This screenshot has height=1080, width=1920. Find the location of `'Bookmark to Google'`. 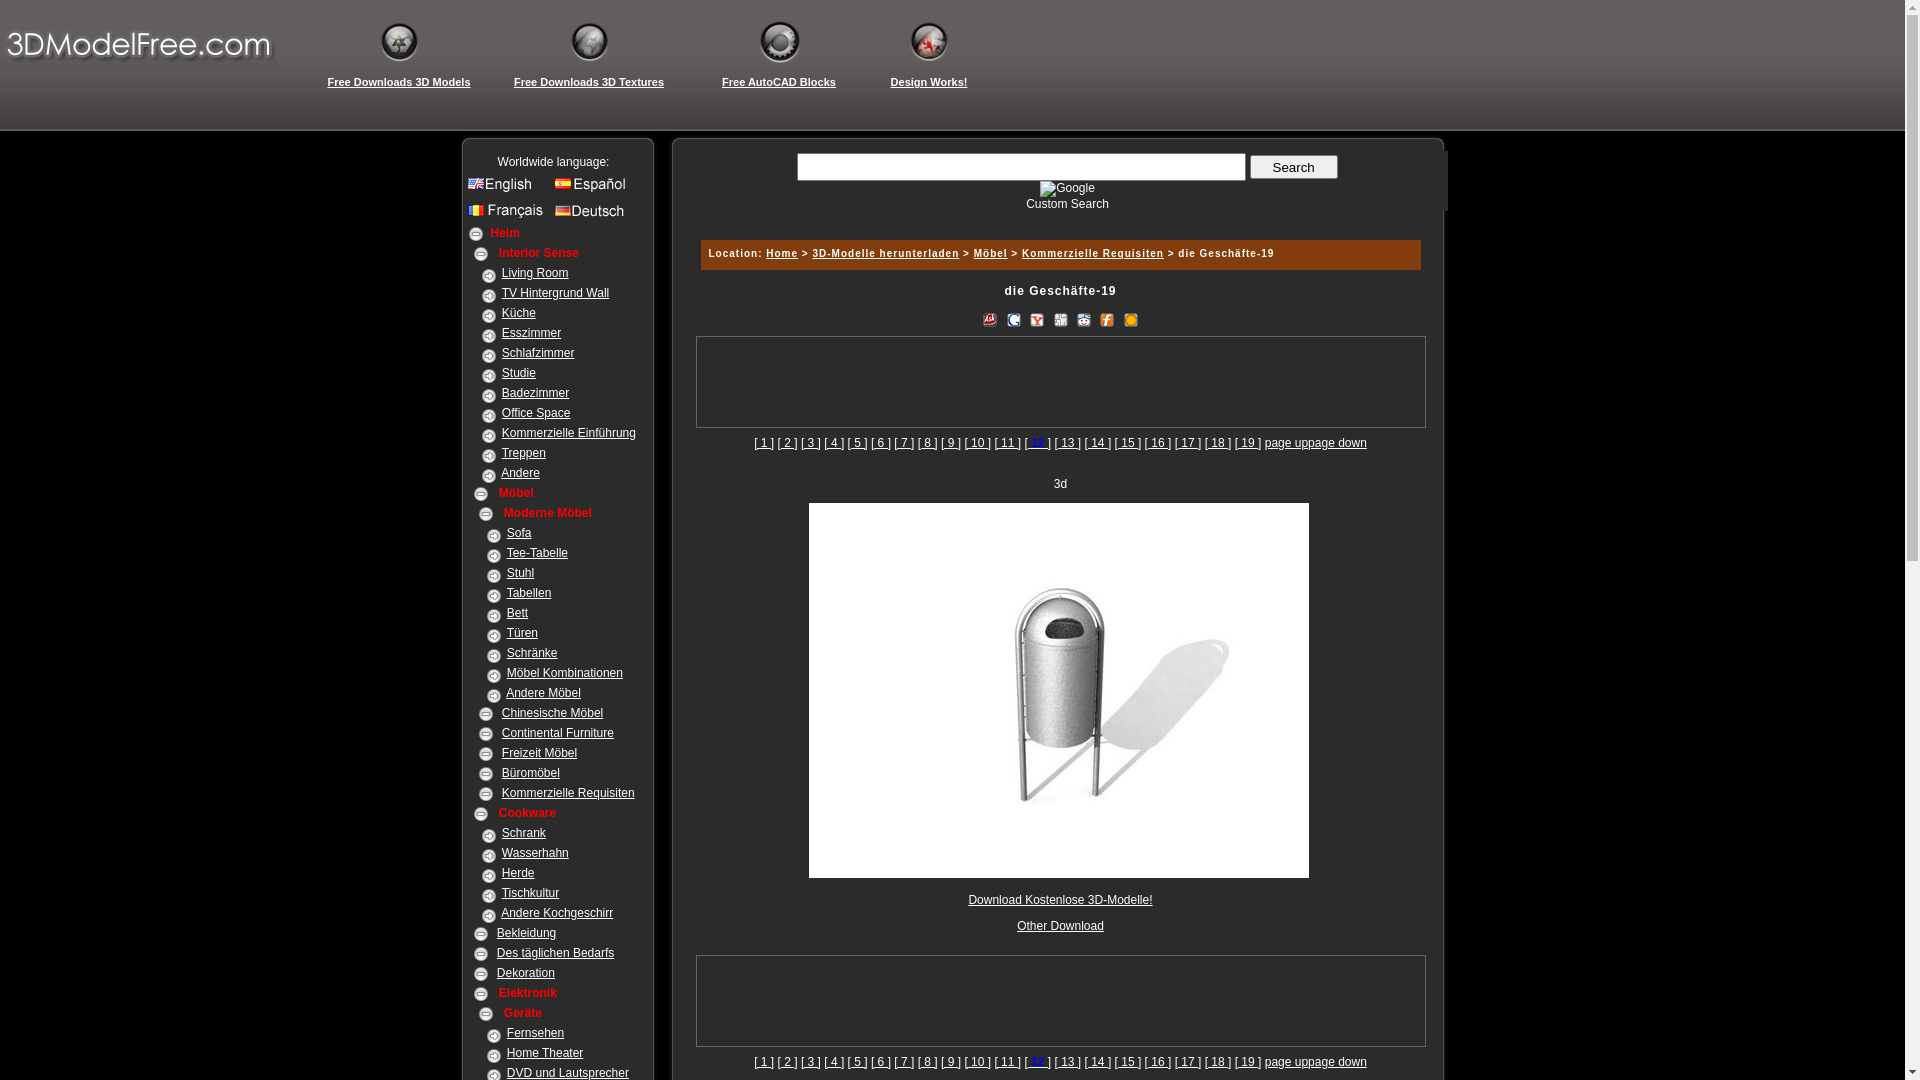

'Bookmark to Google' is located at coordinates (1013, 318).